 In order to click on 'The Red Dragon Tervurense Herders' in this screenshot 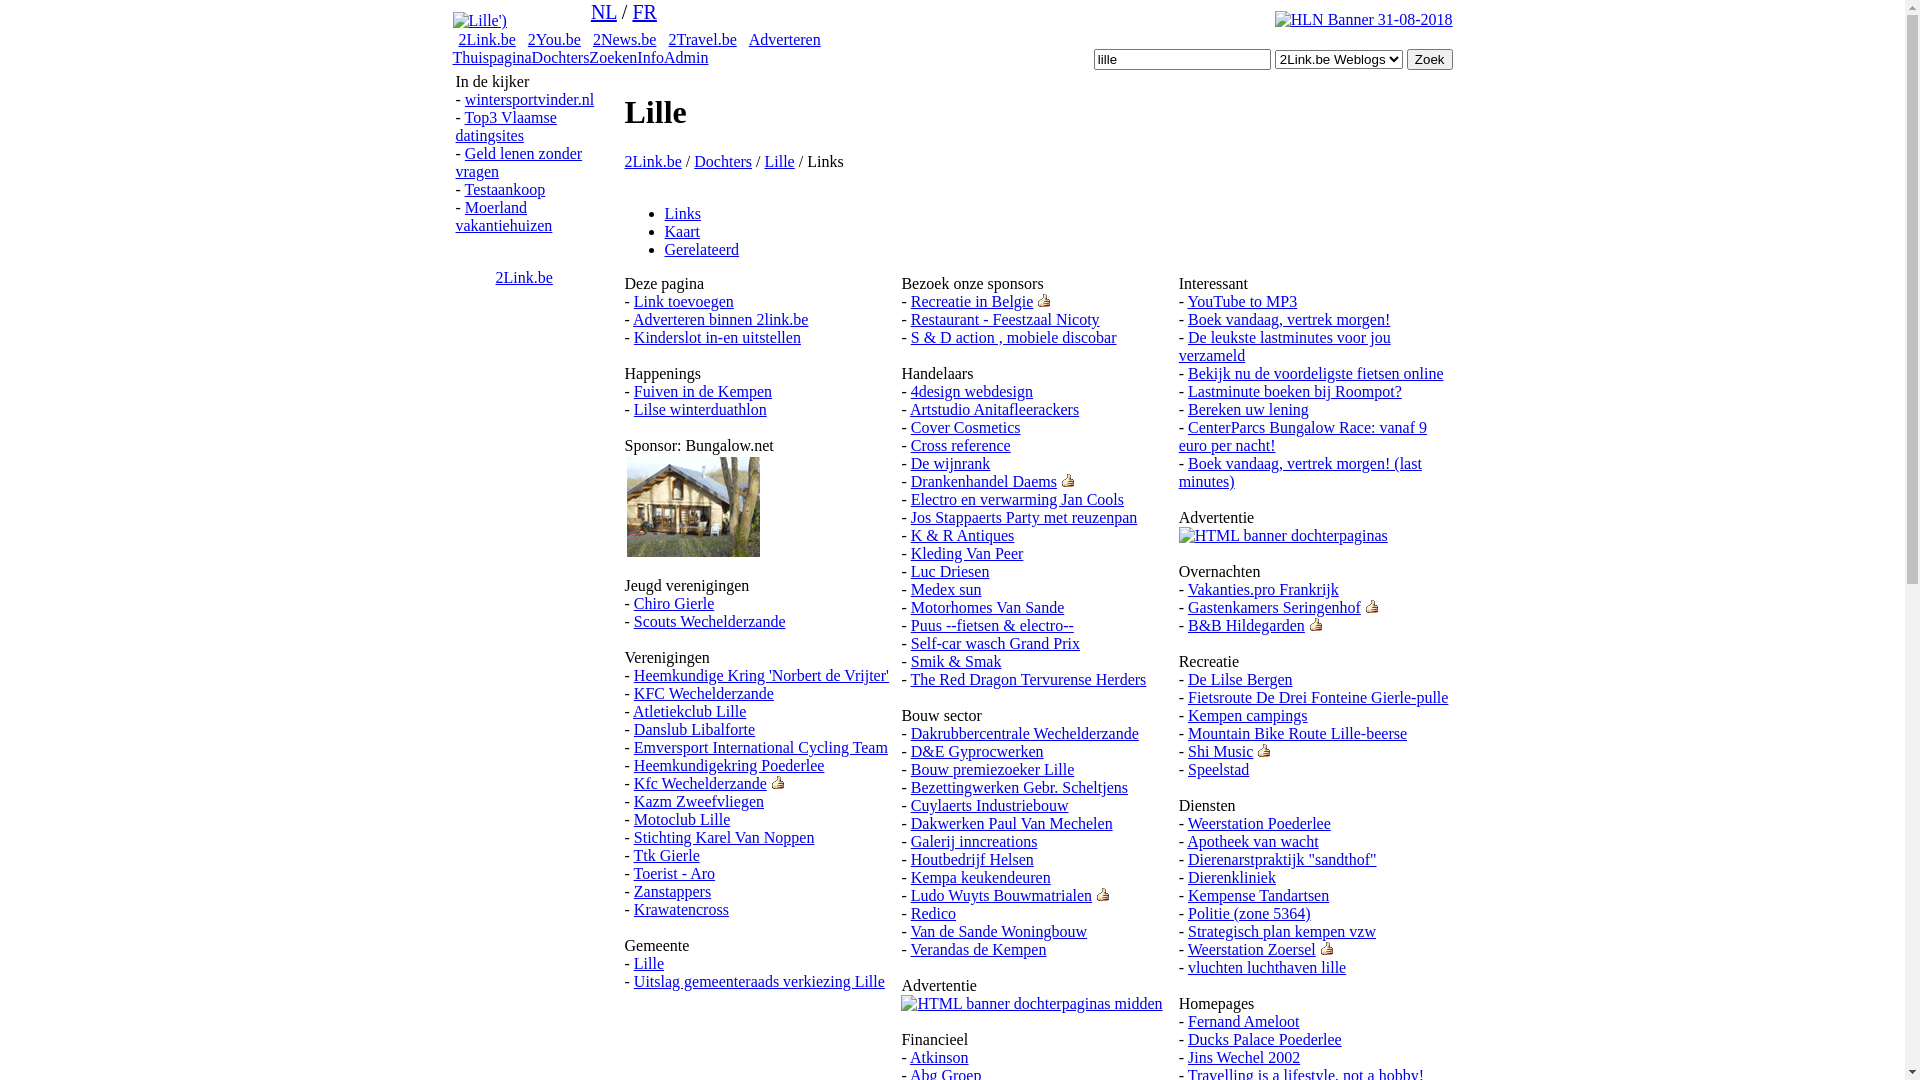, I will do `click(1027, 678)`.